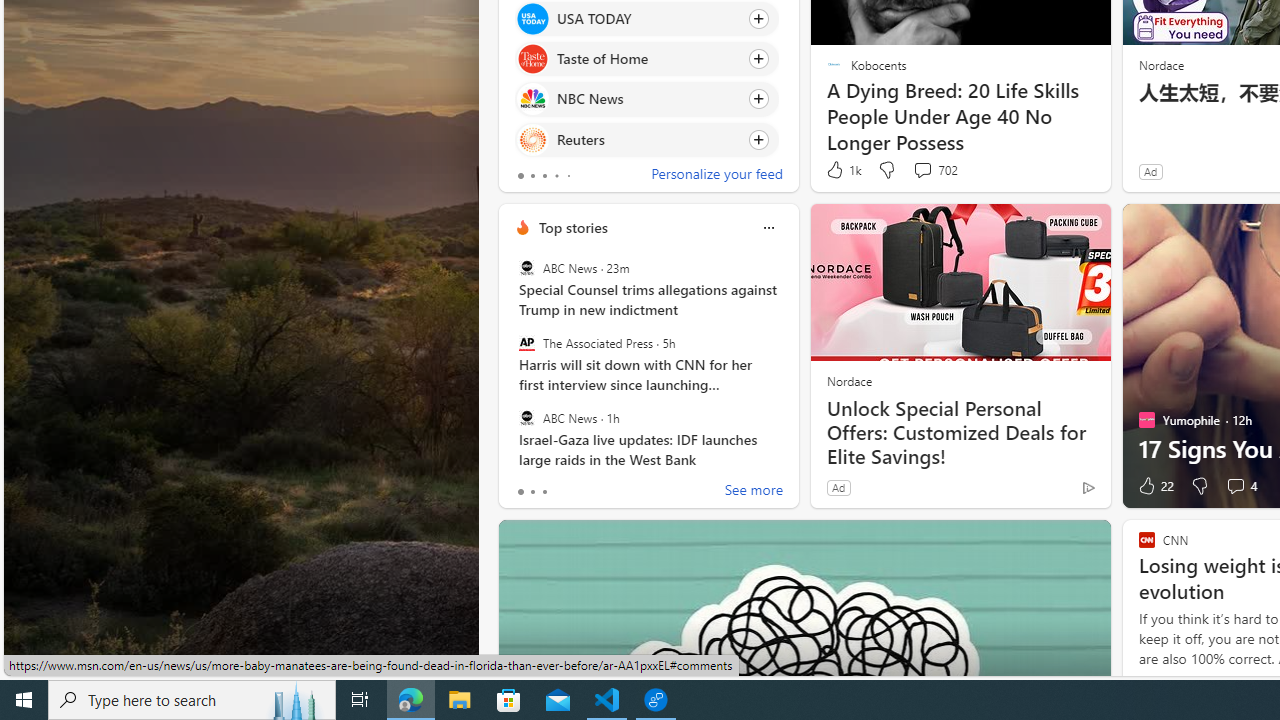 This screenshot has height=720, width=1280. Describe the element at coordinates (532, 138) in the screenshot. I see `'Reuters'` at that location.